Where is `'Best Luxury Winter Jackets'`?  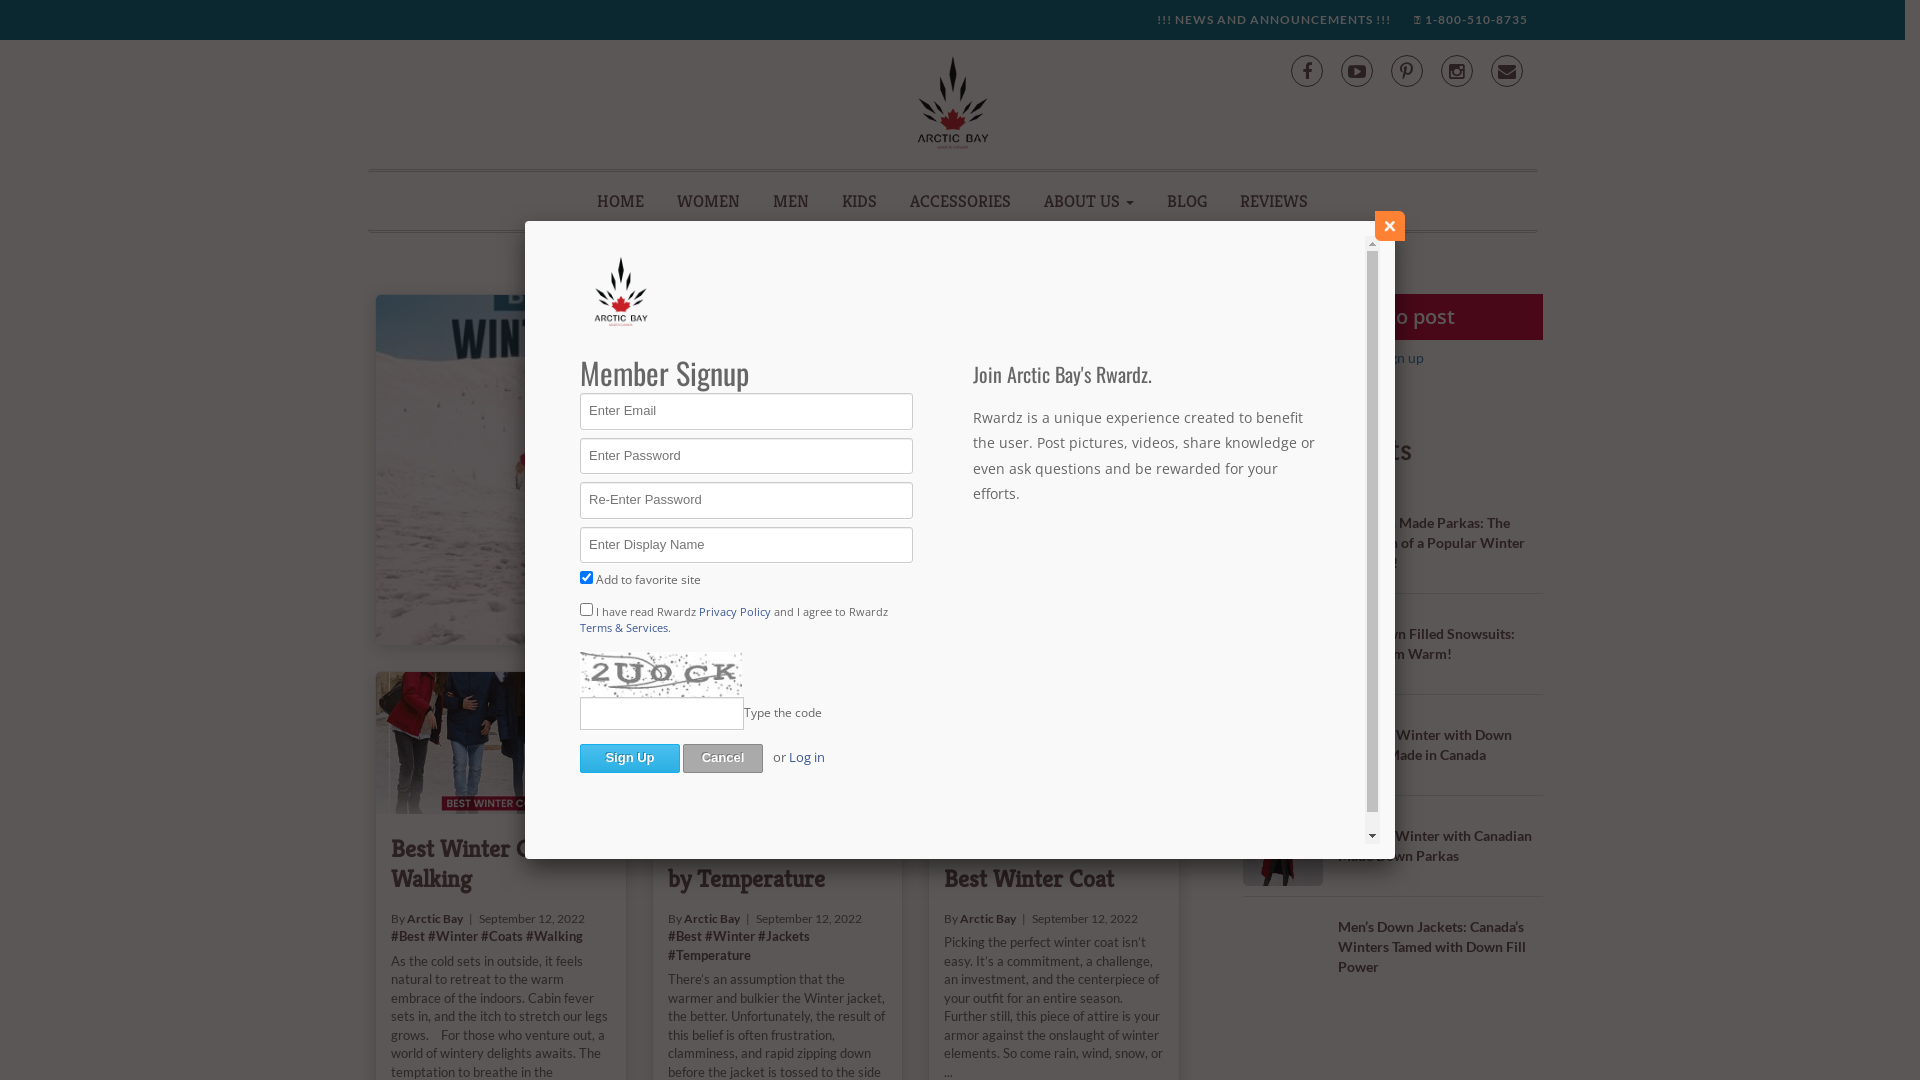 'Best Luxury Winter Jackets' is located at coordinates (983, 329).